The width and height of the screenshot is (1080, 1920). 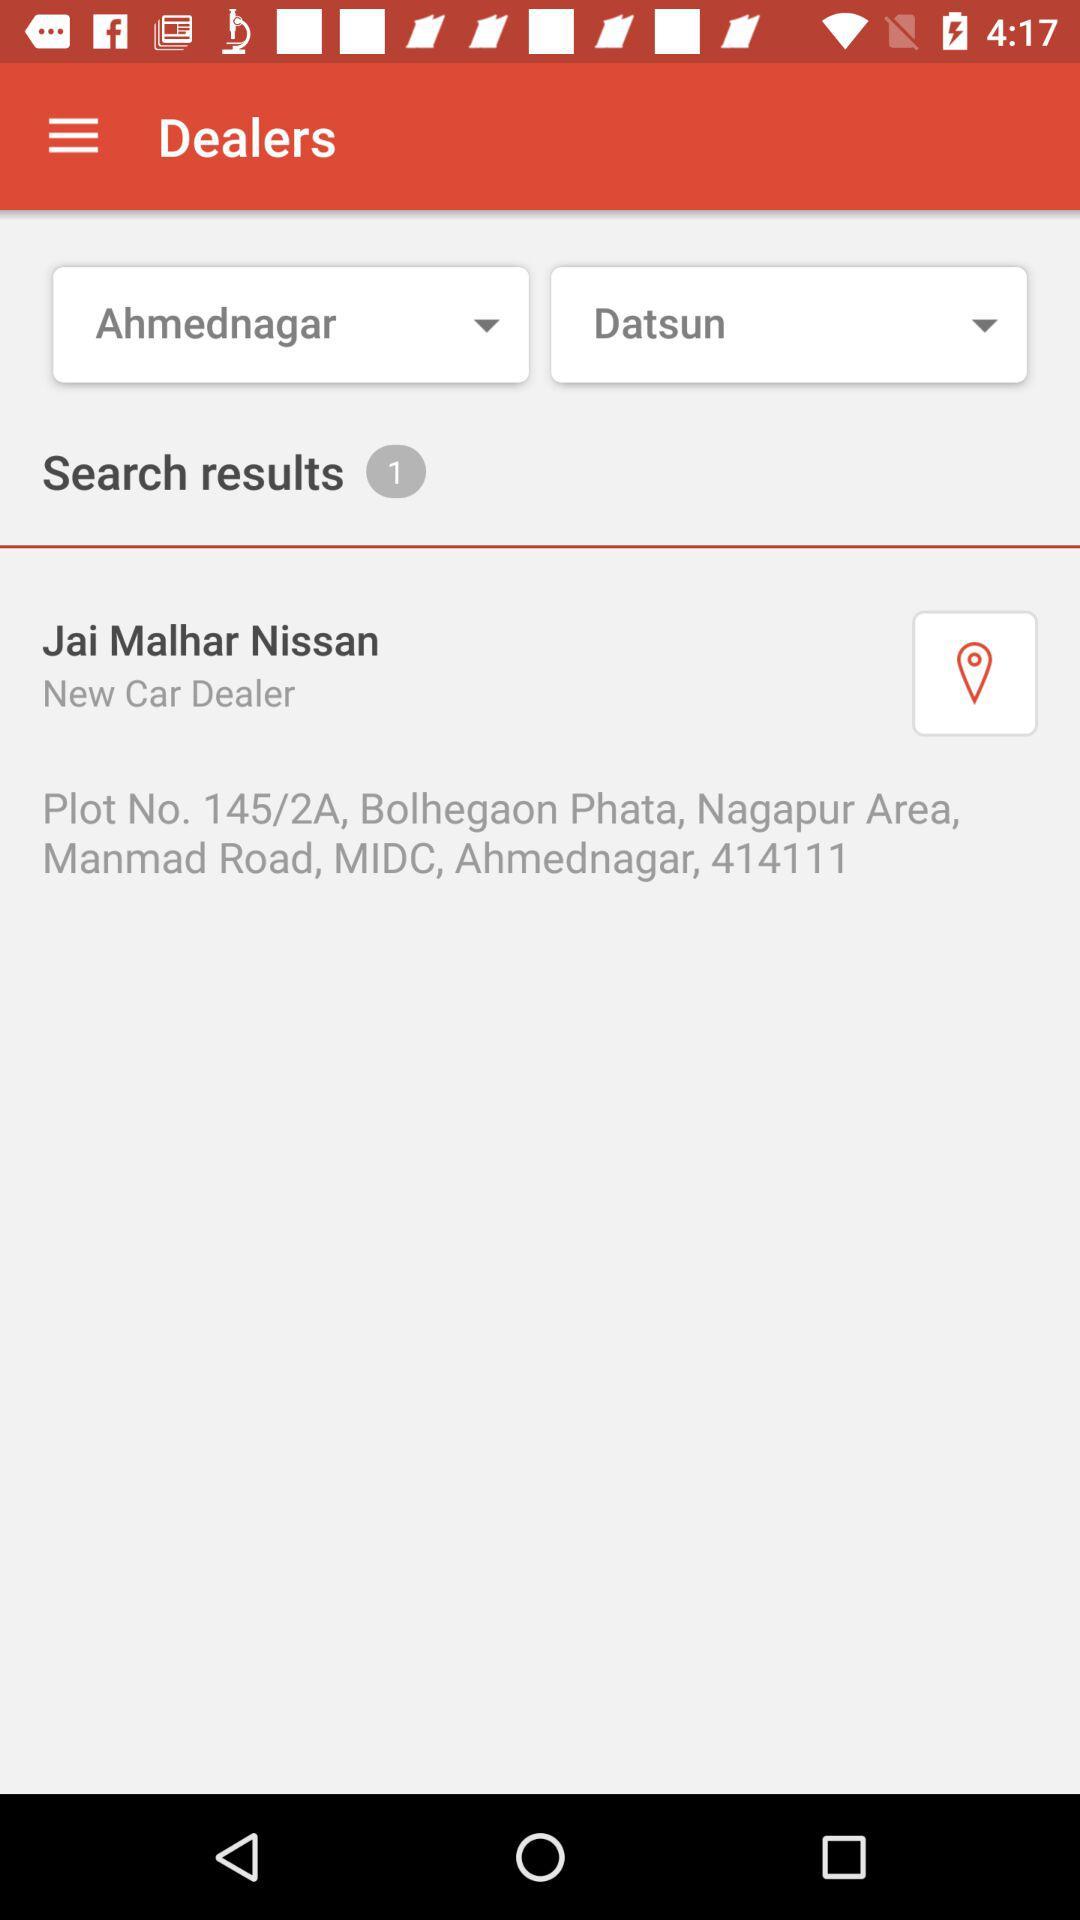 What do you see at coordinates (72, 135) in the screenshot?
I see `the app to the left of dealers app` at bounding box center [72, 135].